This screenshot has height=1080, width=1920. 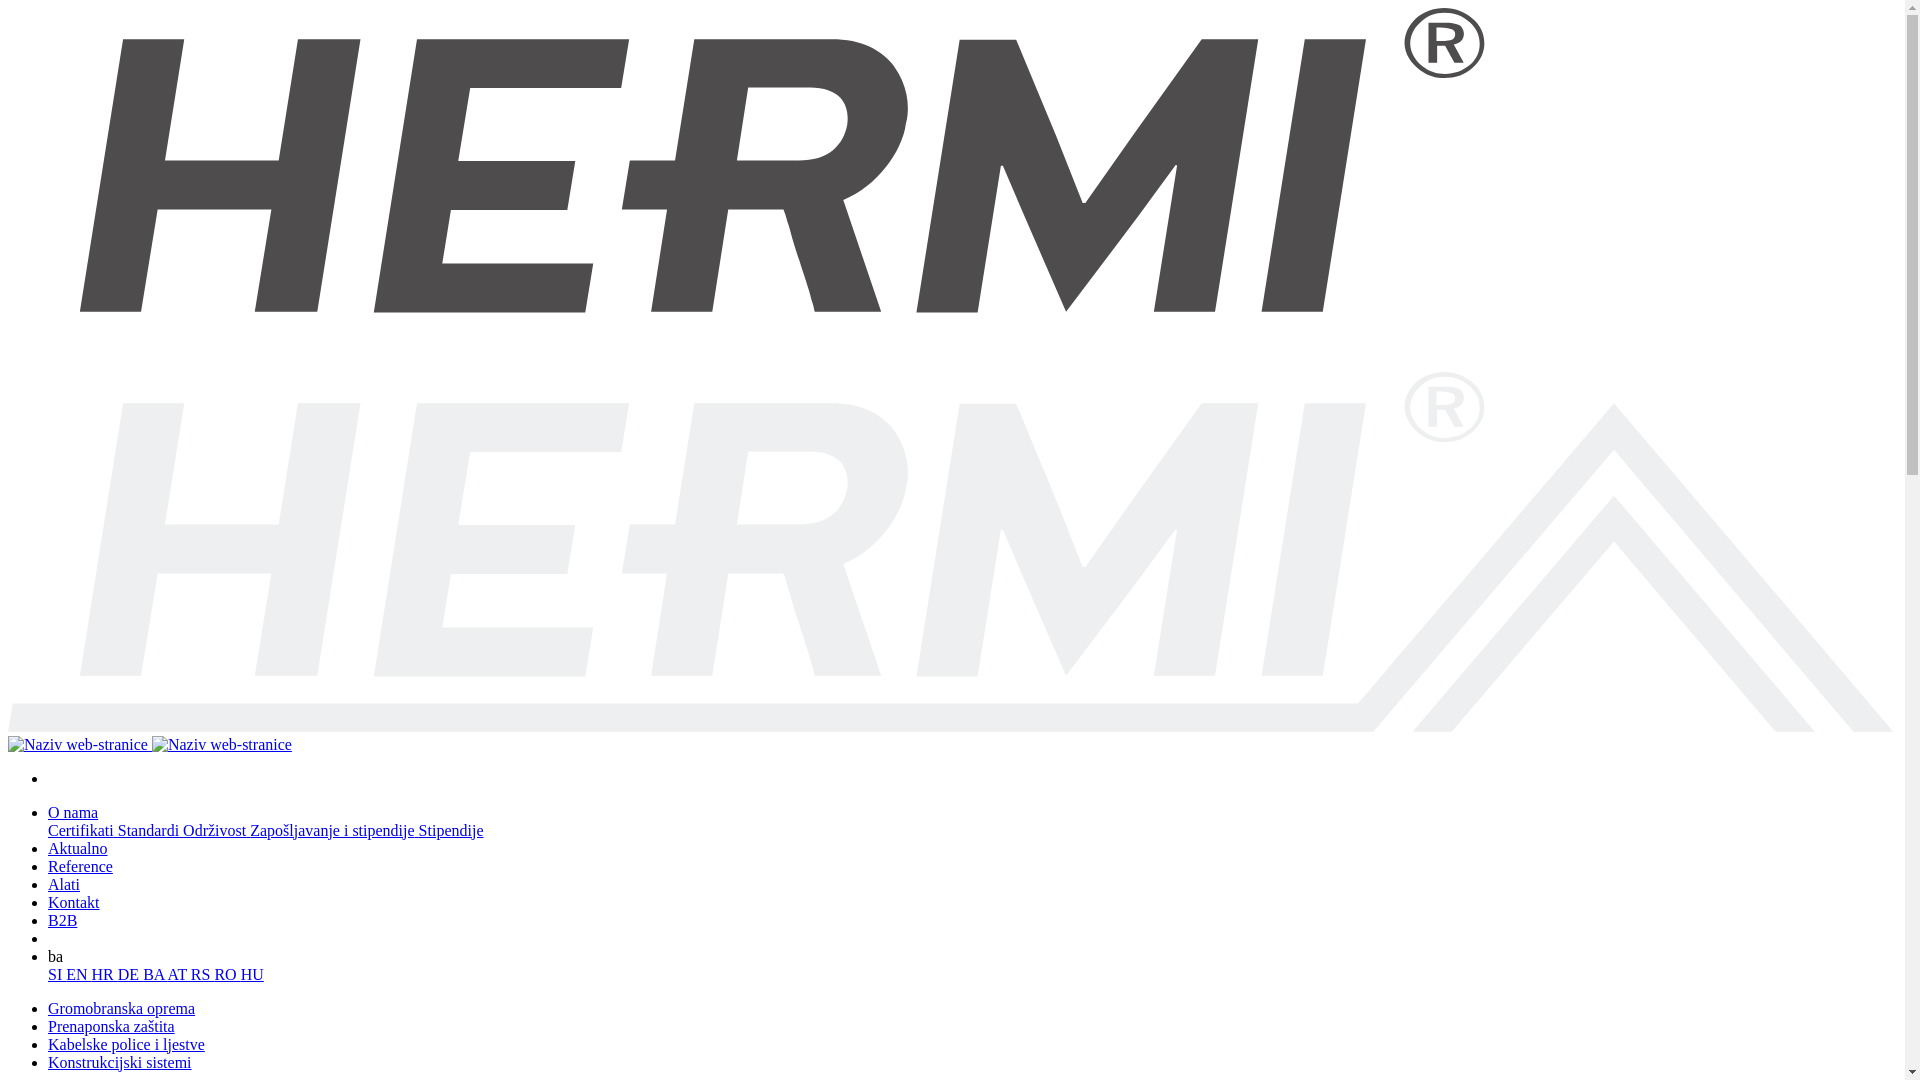 I want to click on 'Certifikati', so click(x=81, y=830).